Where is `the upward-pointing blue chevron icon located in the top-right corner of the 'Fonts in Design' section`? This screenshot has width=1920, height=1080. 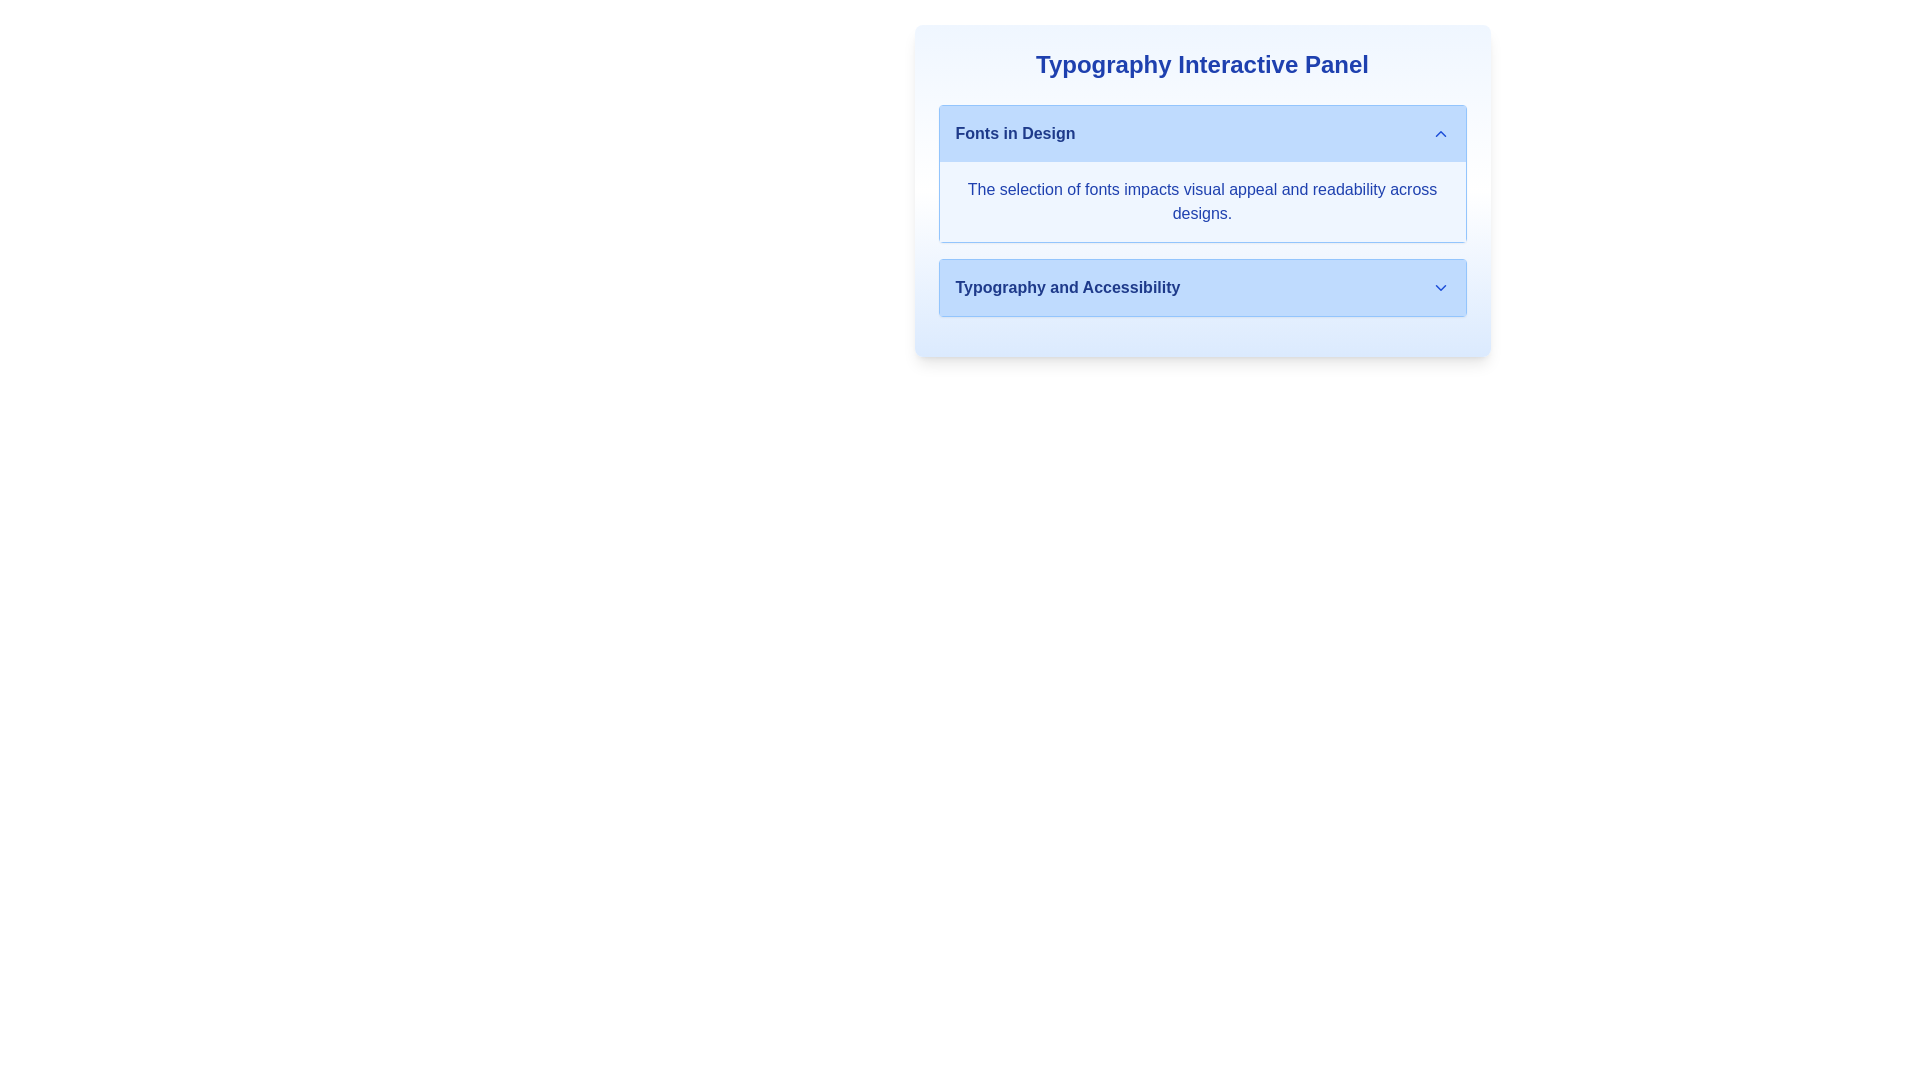
the upward-pointing blue chevron icon located in the top-right corner of the 'Fonts in Design' section is located at coordinates (1440, 134).